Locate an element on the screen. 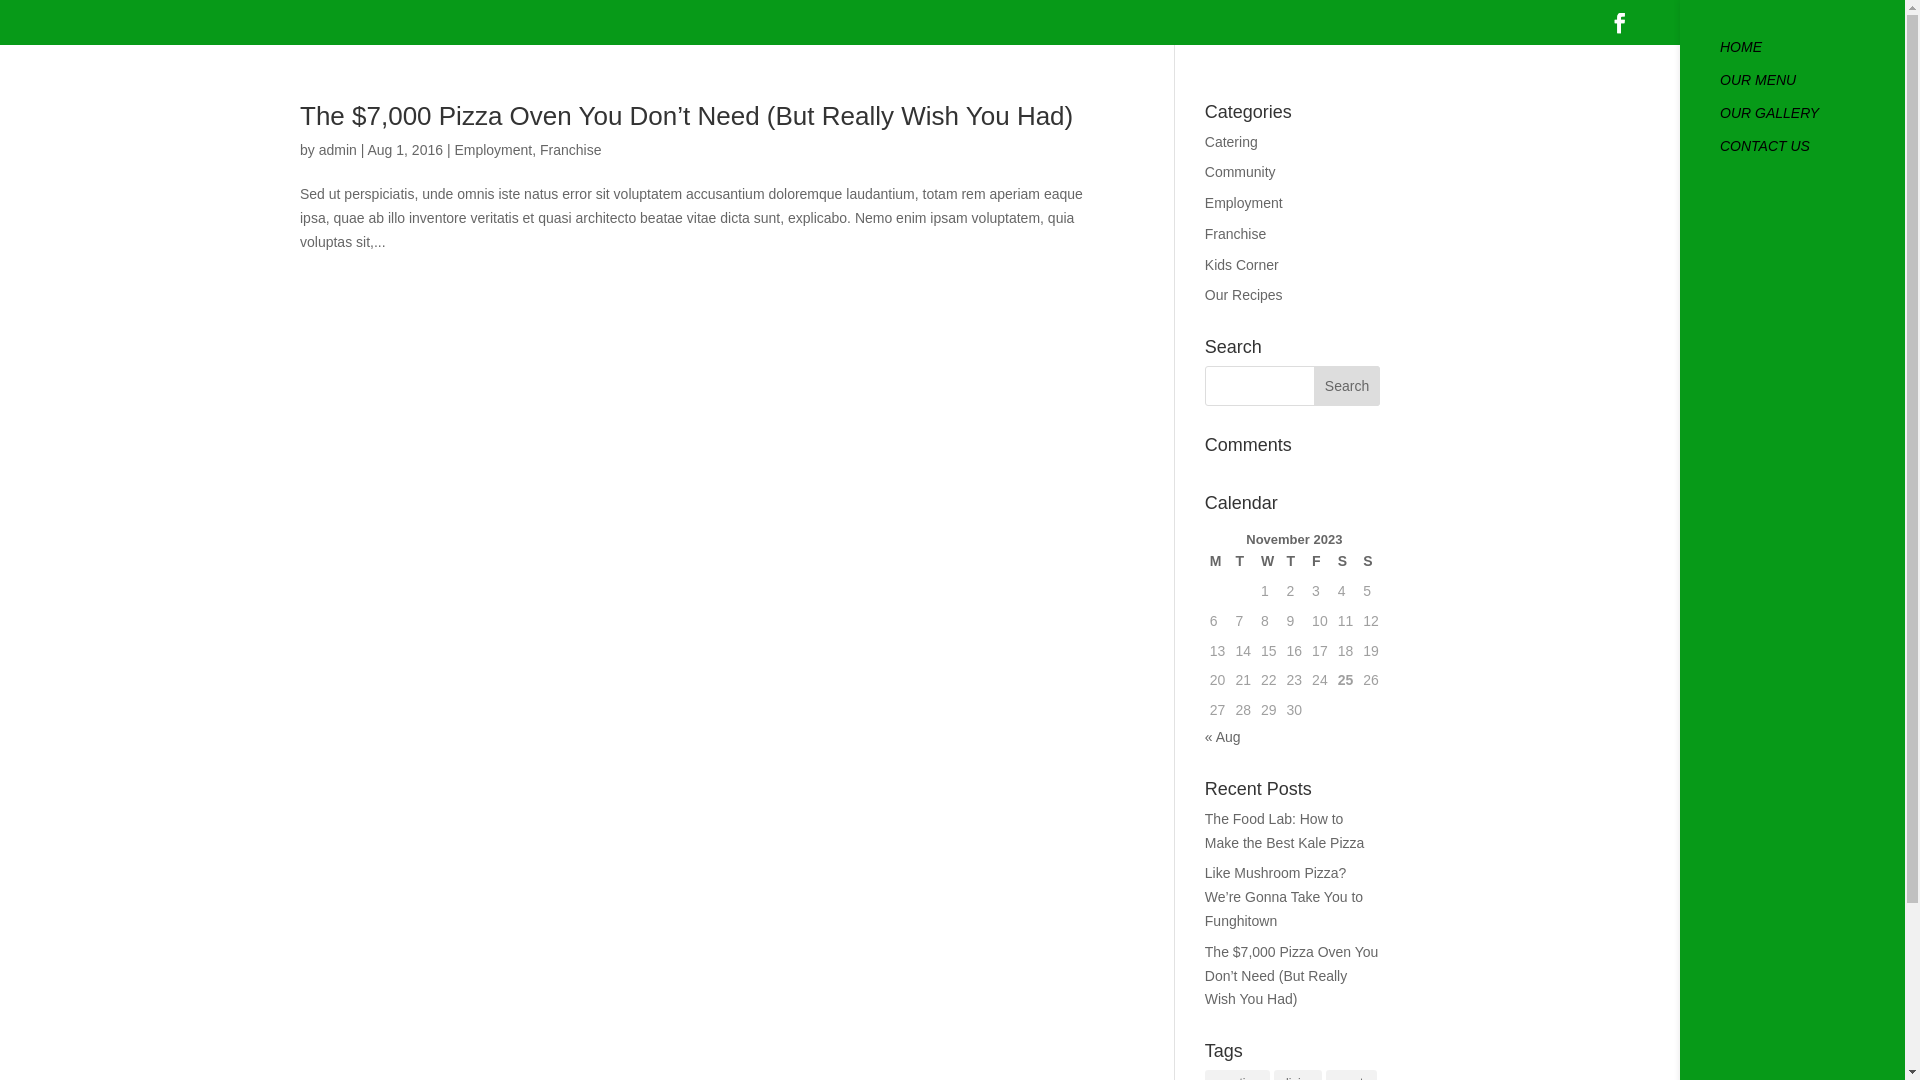 This screenshot has width=1920, height=1080. 'CONTACT US' is located at coordinates (1812, 154).